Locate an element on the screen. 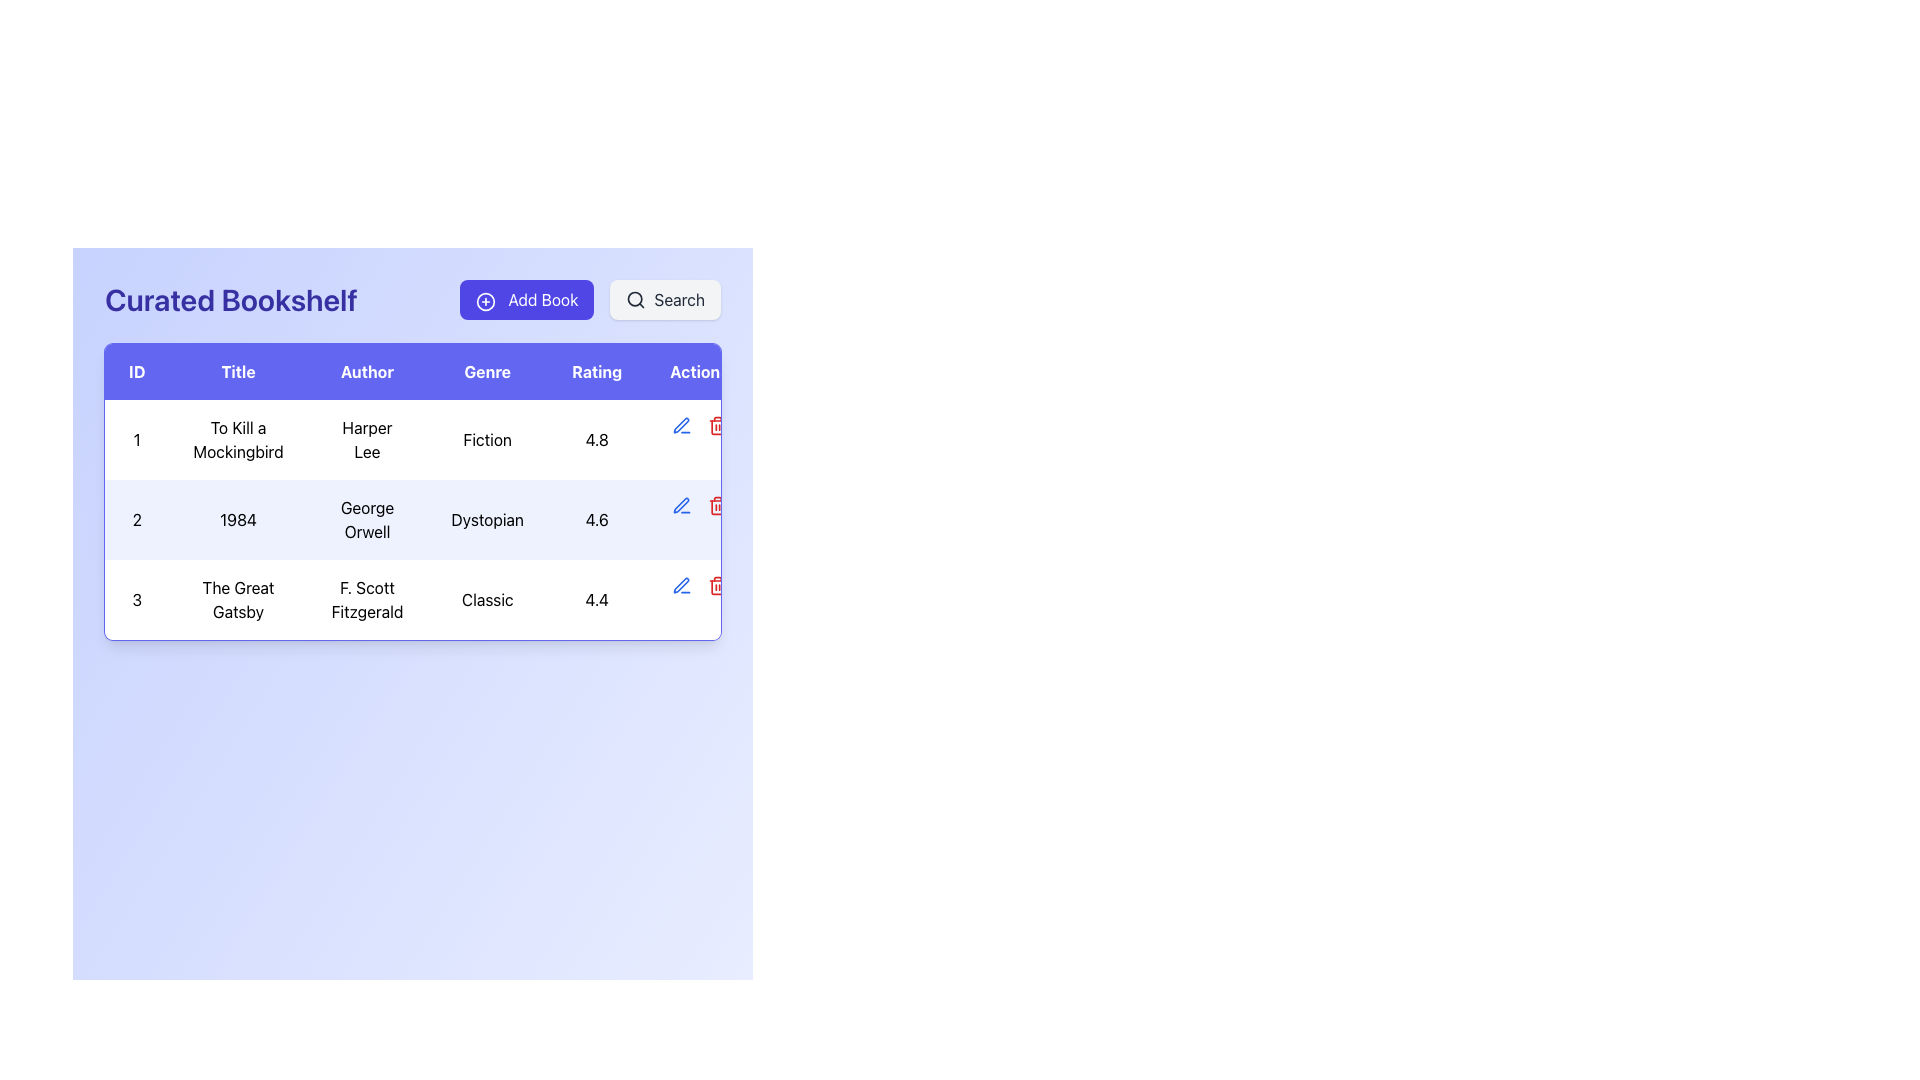 The width and height of the screenshot is (1920, 1080). static text element representing the author of the book '1984' in the Curated Bookshelf table, located in the third column of the second row is located at coordinates (367, 519).